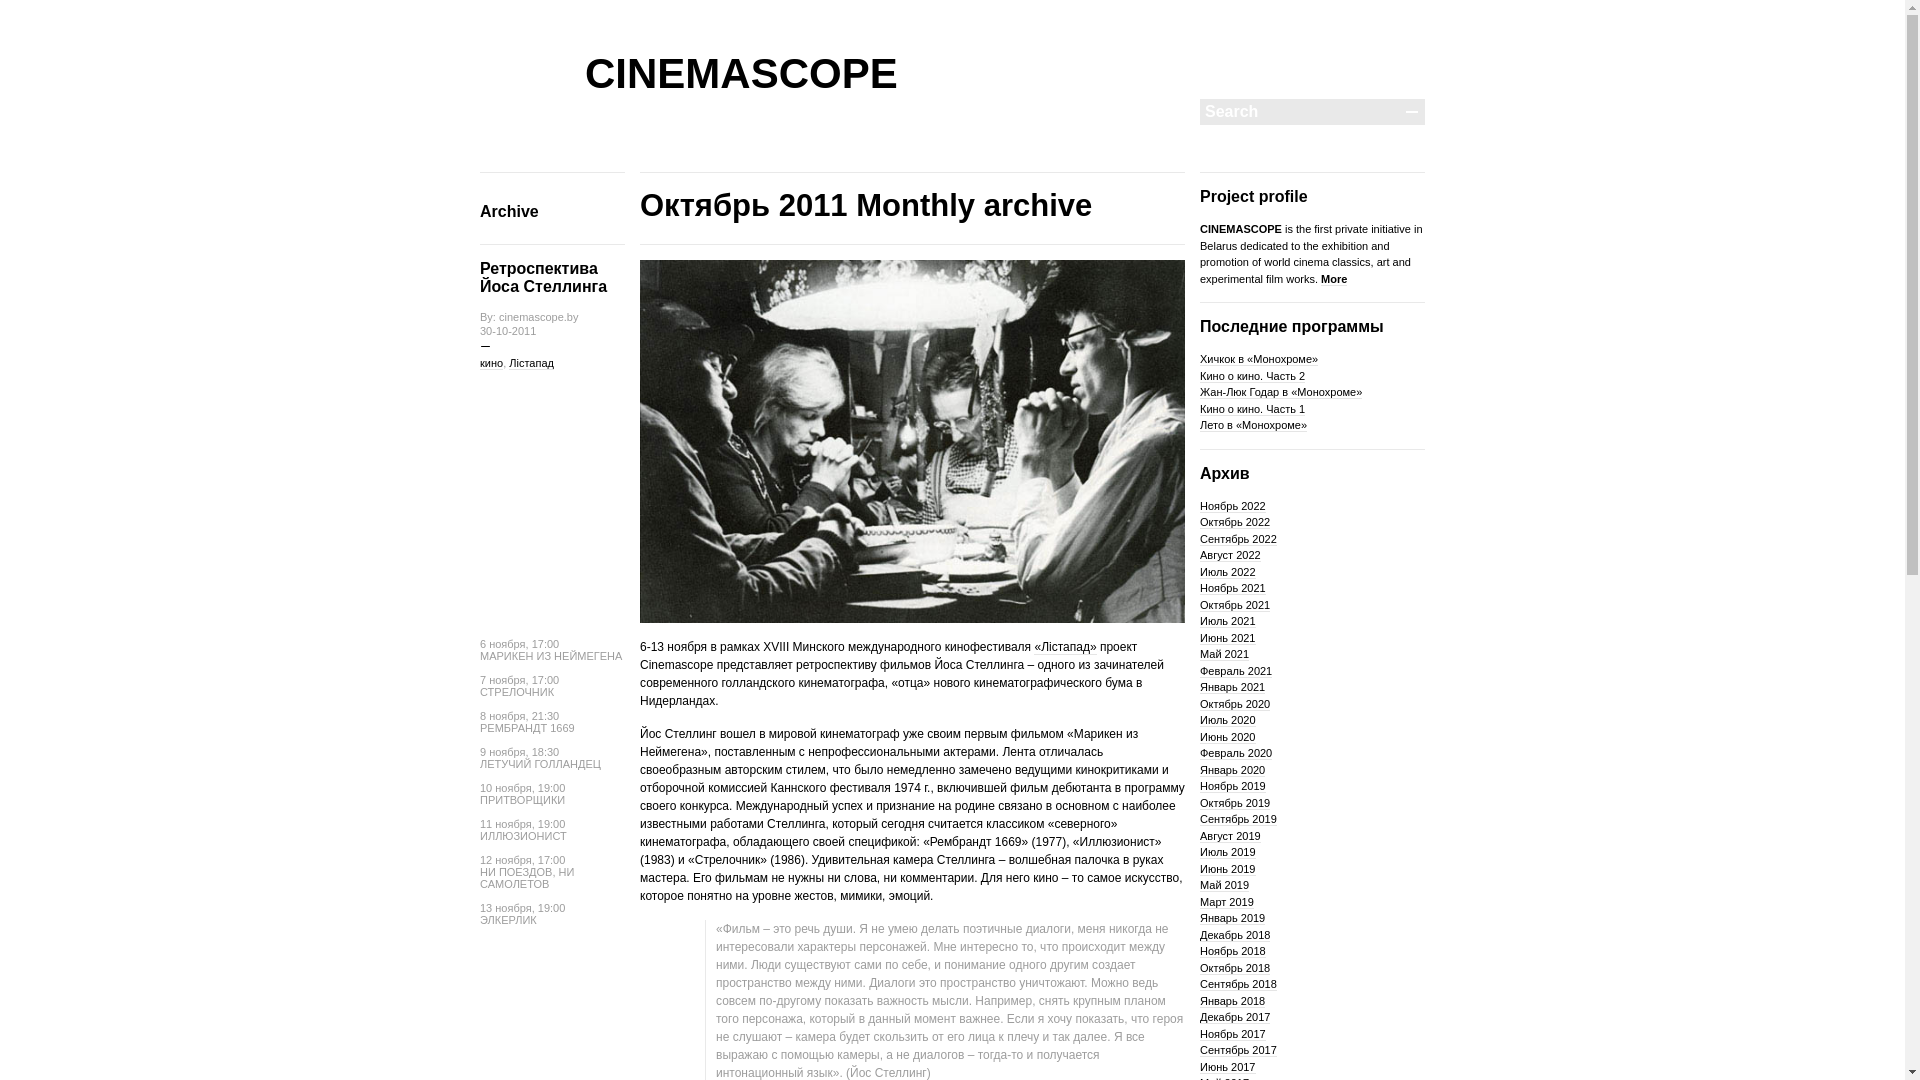  What do you see at coordinates (1334, 278) in the screenshot?
I see `'More'` at bounding box center [1334, 278].